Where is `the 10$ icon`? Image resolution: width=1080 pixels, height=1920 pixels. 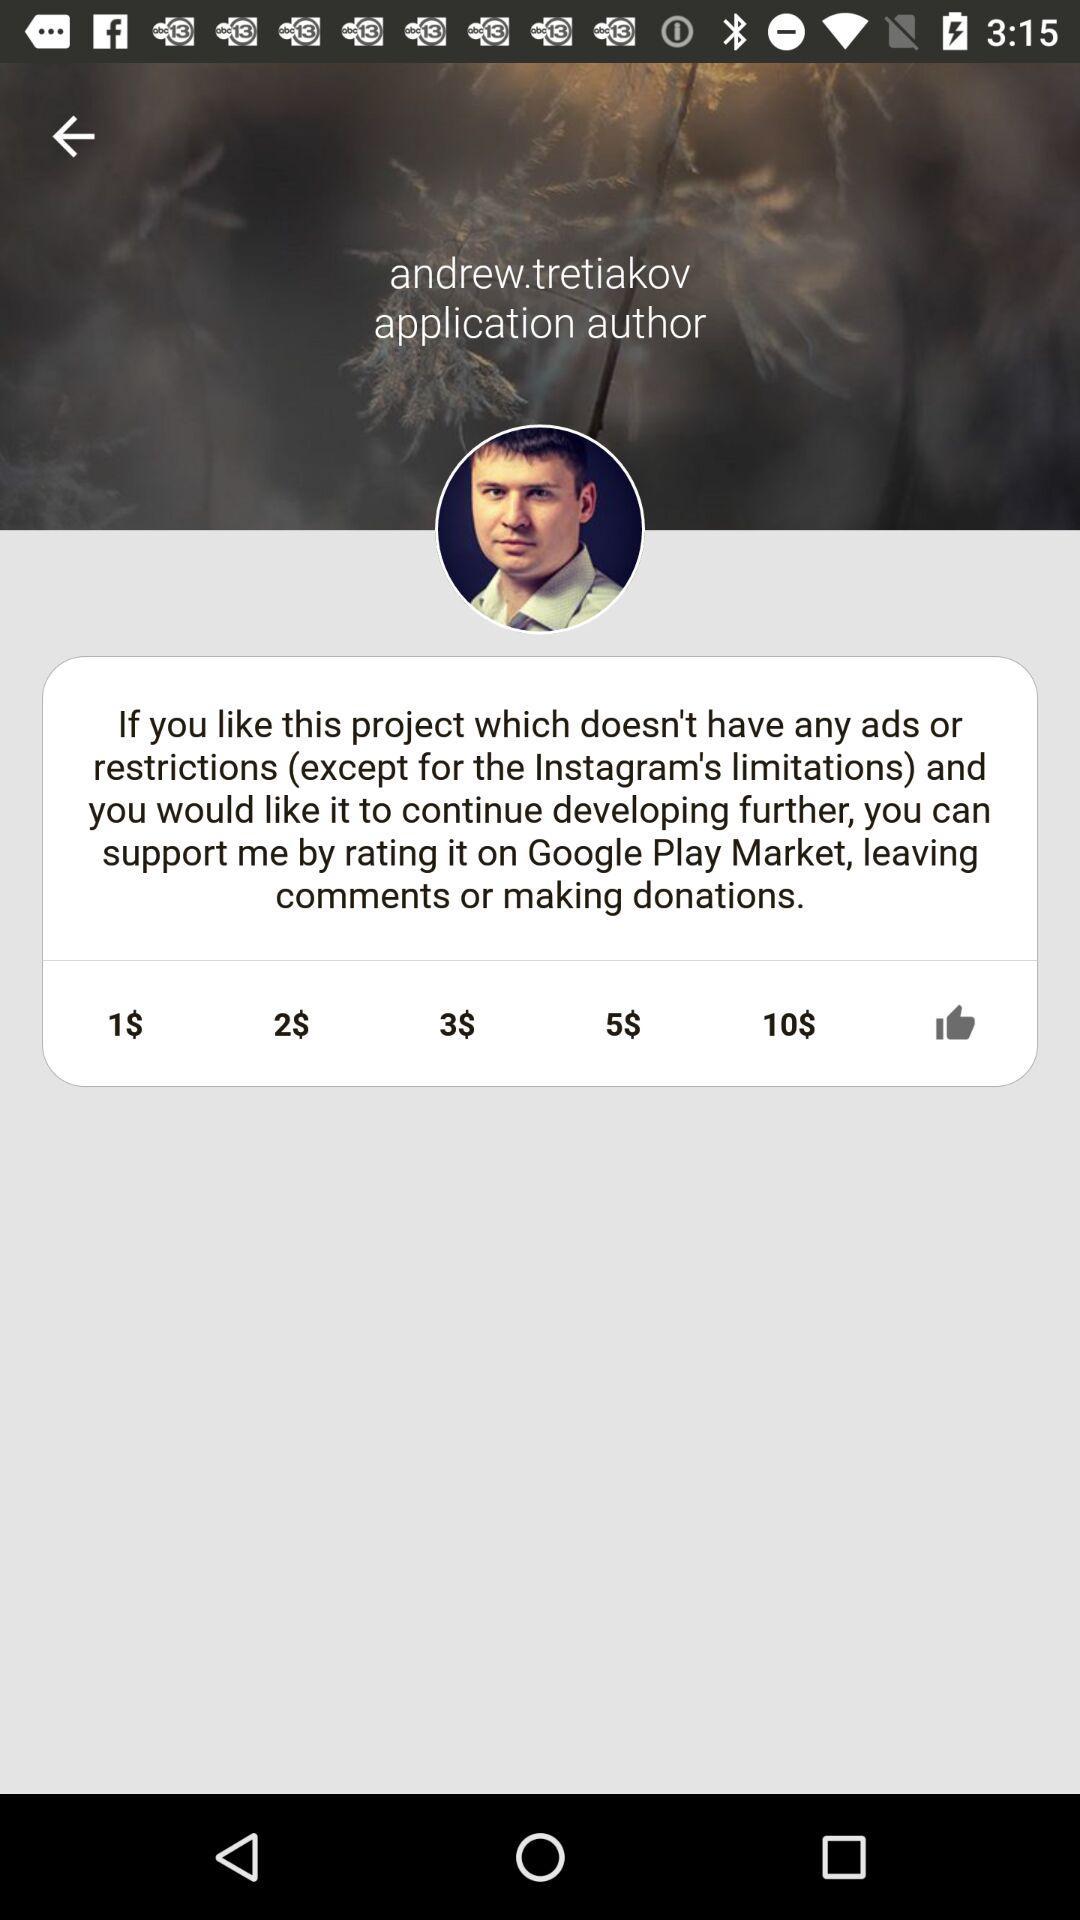 the 10$ icon is located at coordinates (788, 1023).